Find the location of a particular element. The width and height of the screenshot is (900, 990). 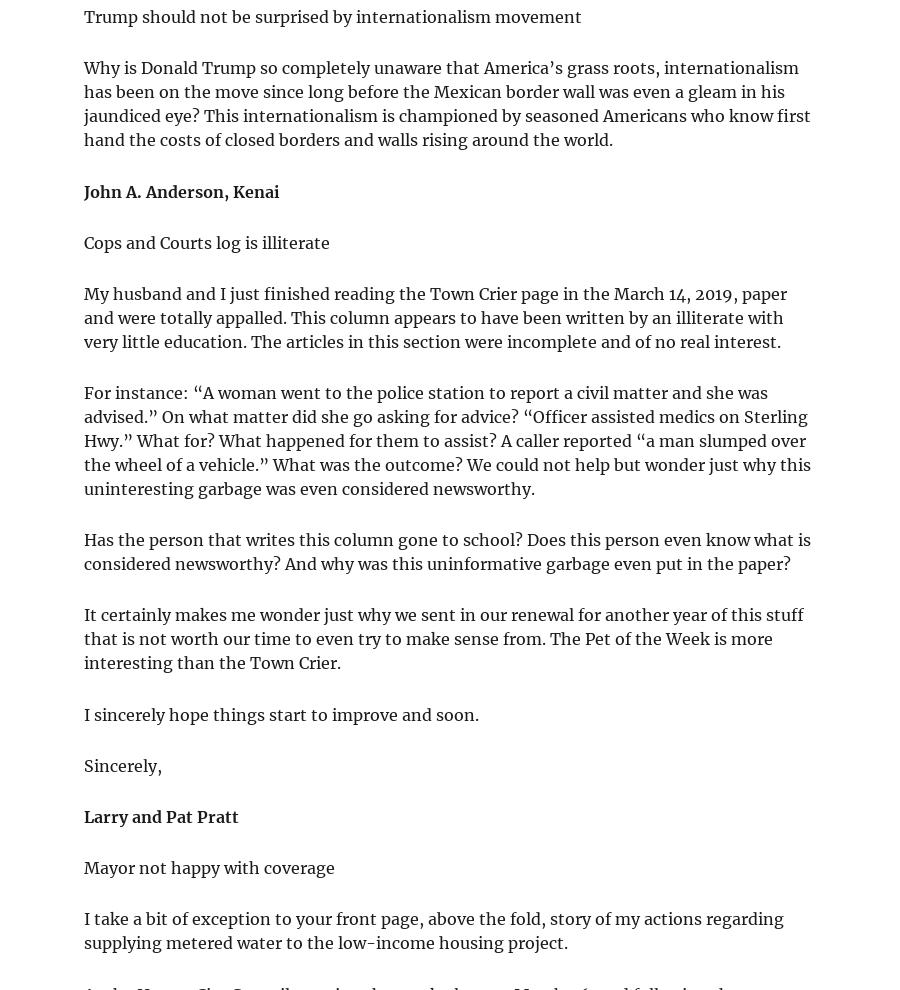

'Trump should not be surprised by internationalism movement' is located at coordinates (332, 16).